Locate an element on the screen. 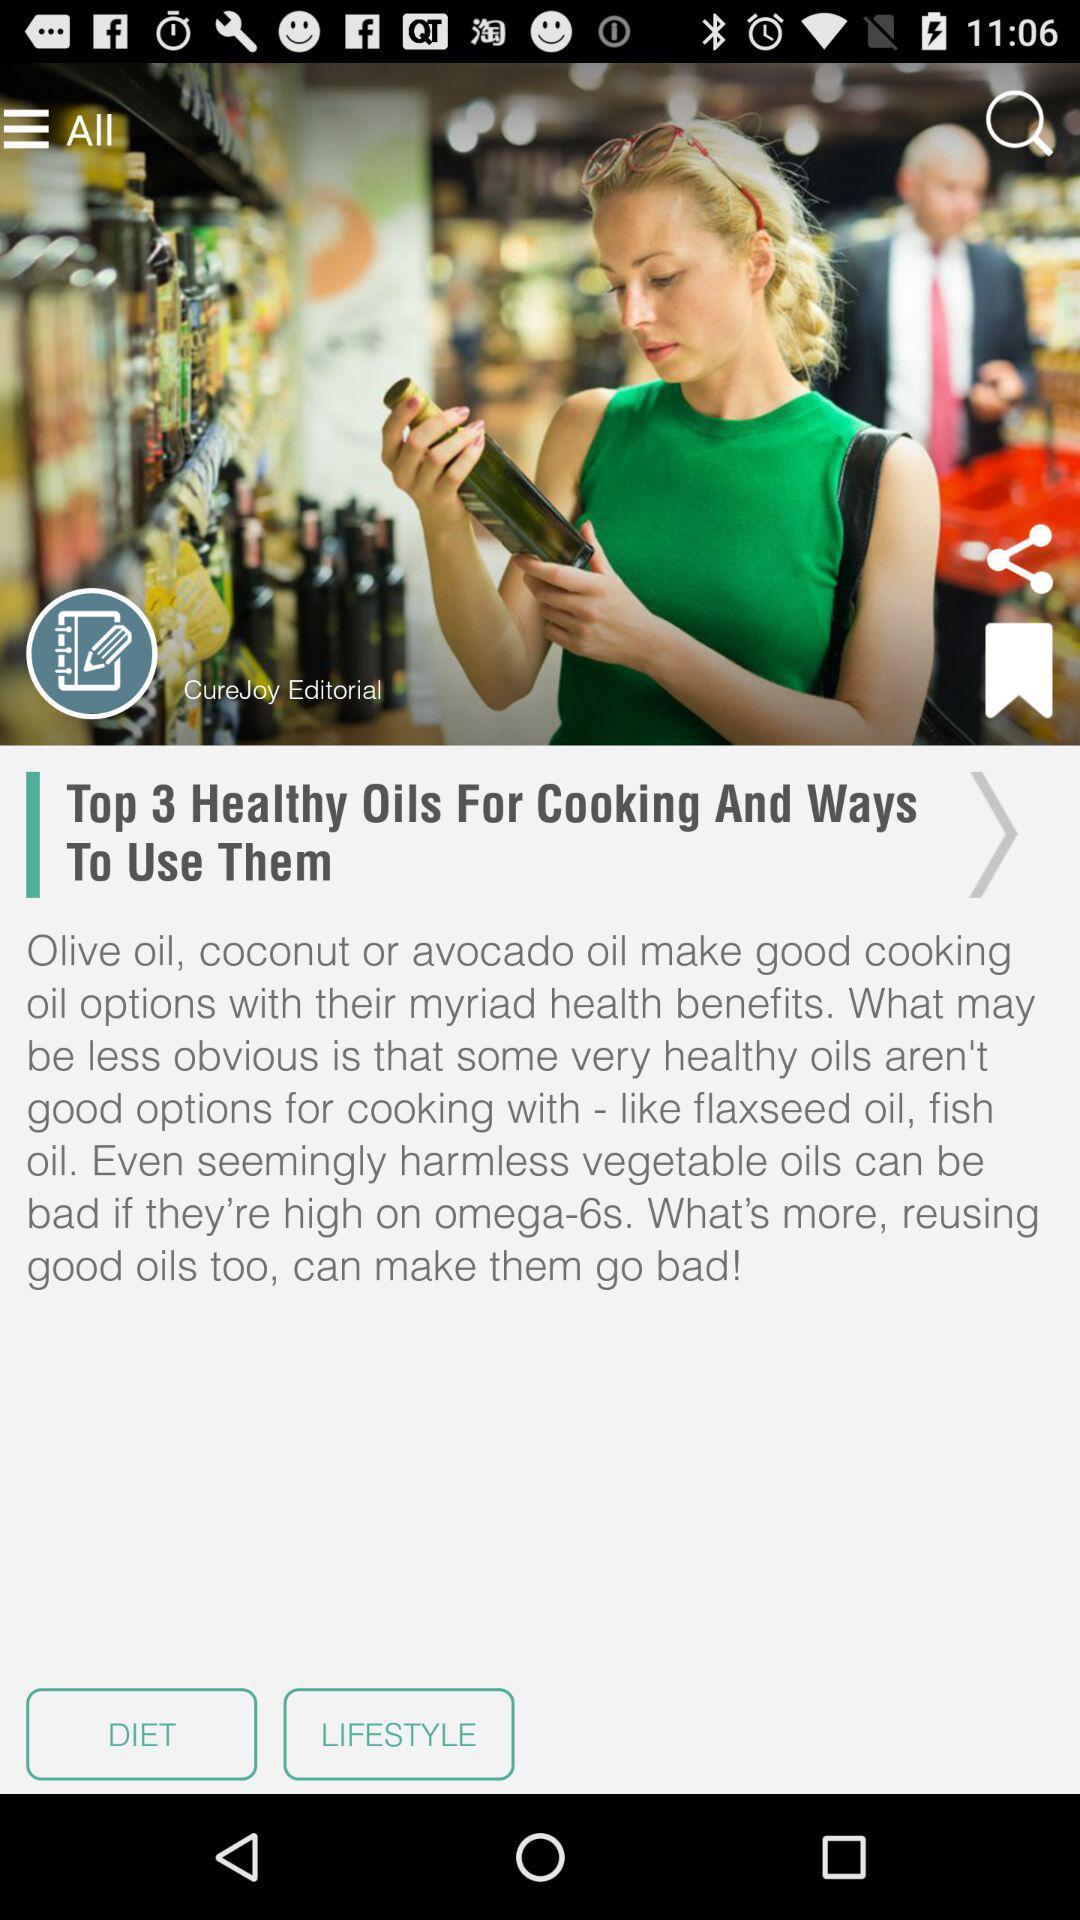 The image size is (1080, 1920). item above the olive oil coconut icon is located at coordinates (494, 834).